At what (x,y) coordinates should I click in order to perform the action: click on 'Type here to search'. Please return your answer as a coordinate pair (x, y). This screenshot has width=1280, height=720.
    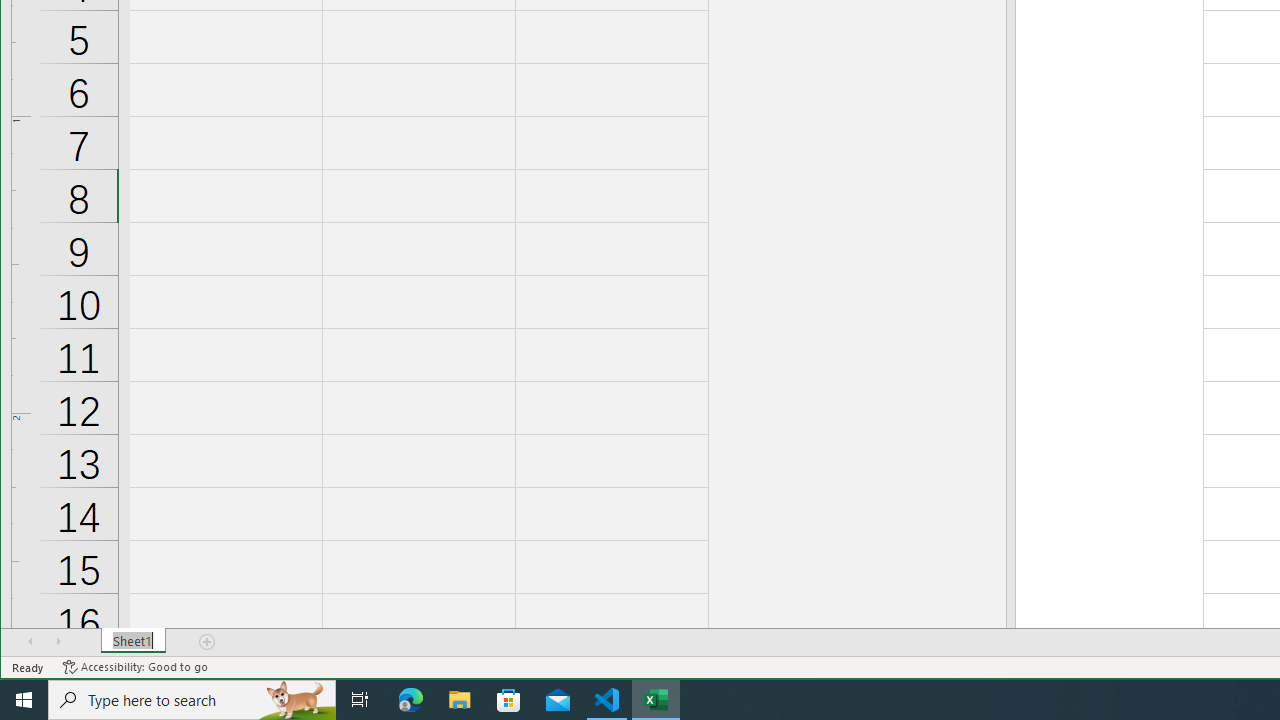
    Looking at the image, I should click on (192, 698).